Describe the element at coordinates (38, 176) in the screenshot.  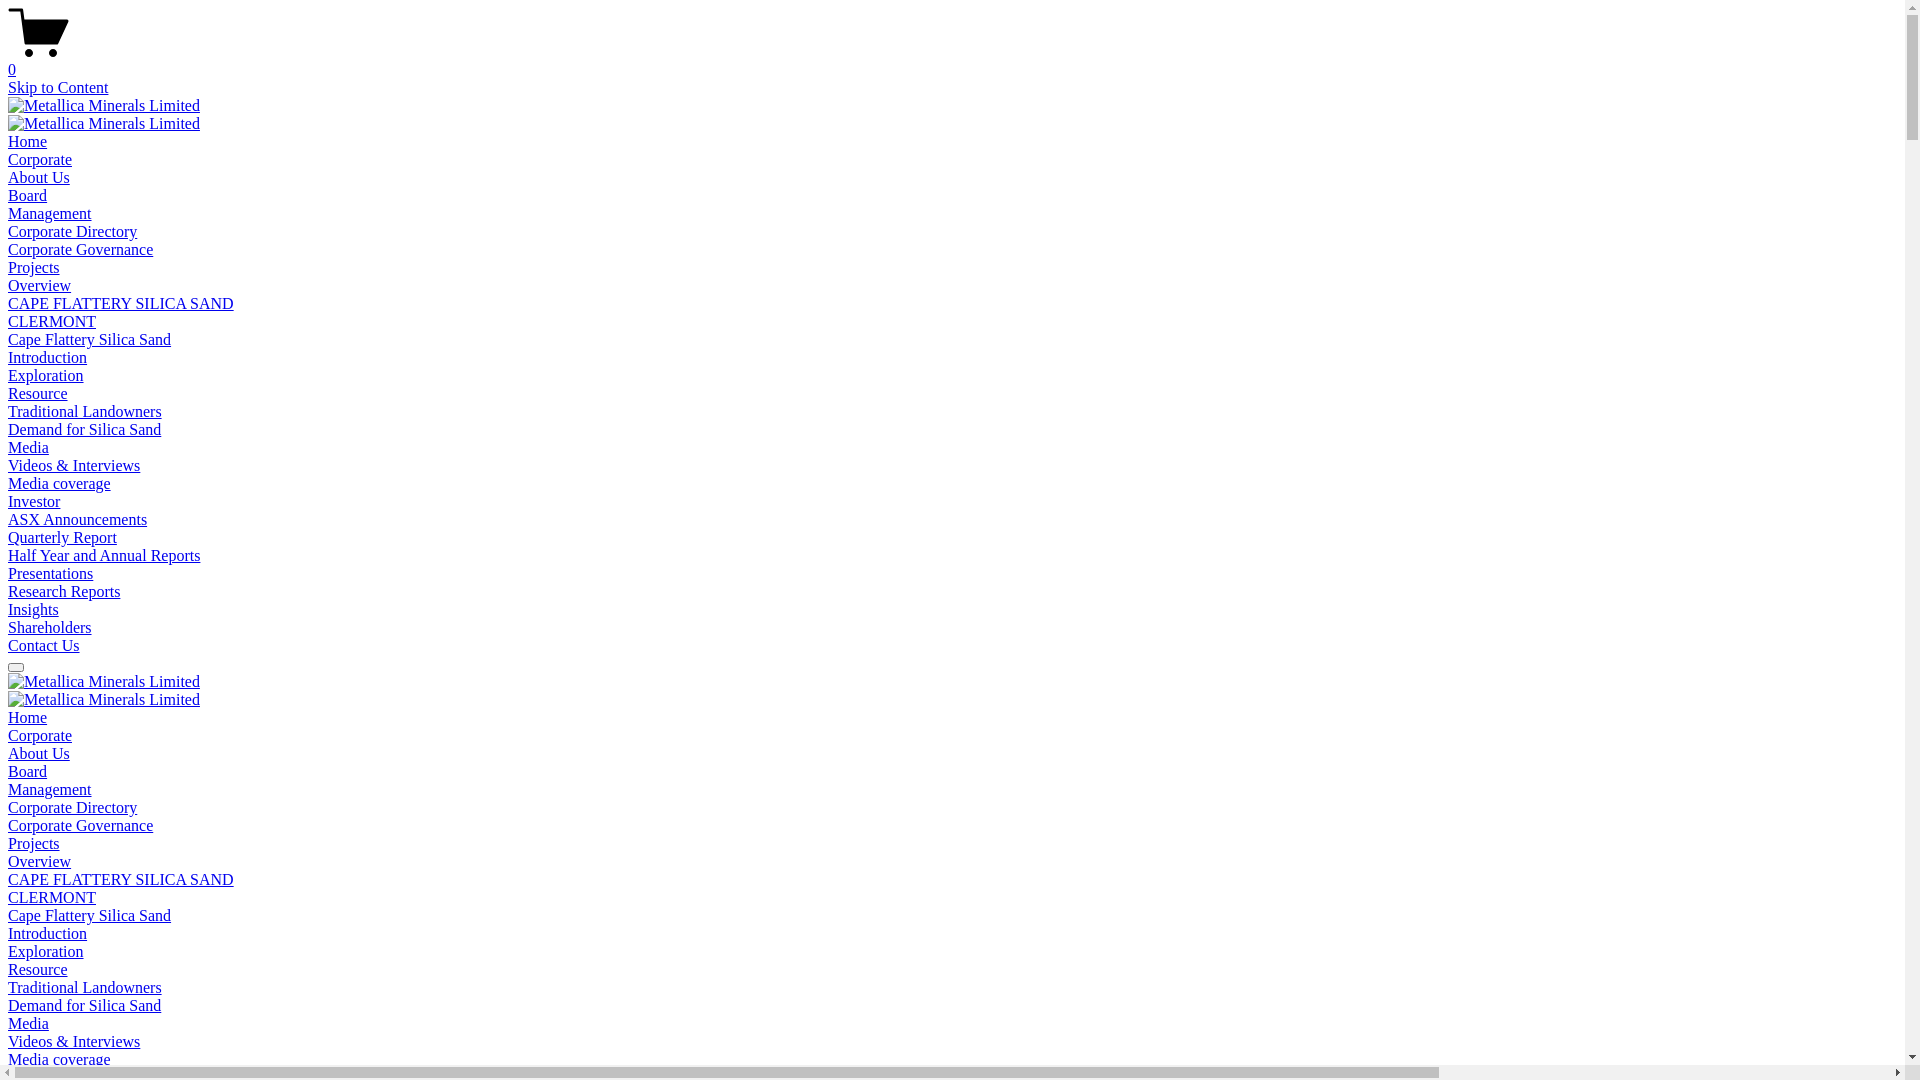
I see `'About Us'` at that location.